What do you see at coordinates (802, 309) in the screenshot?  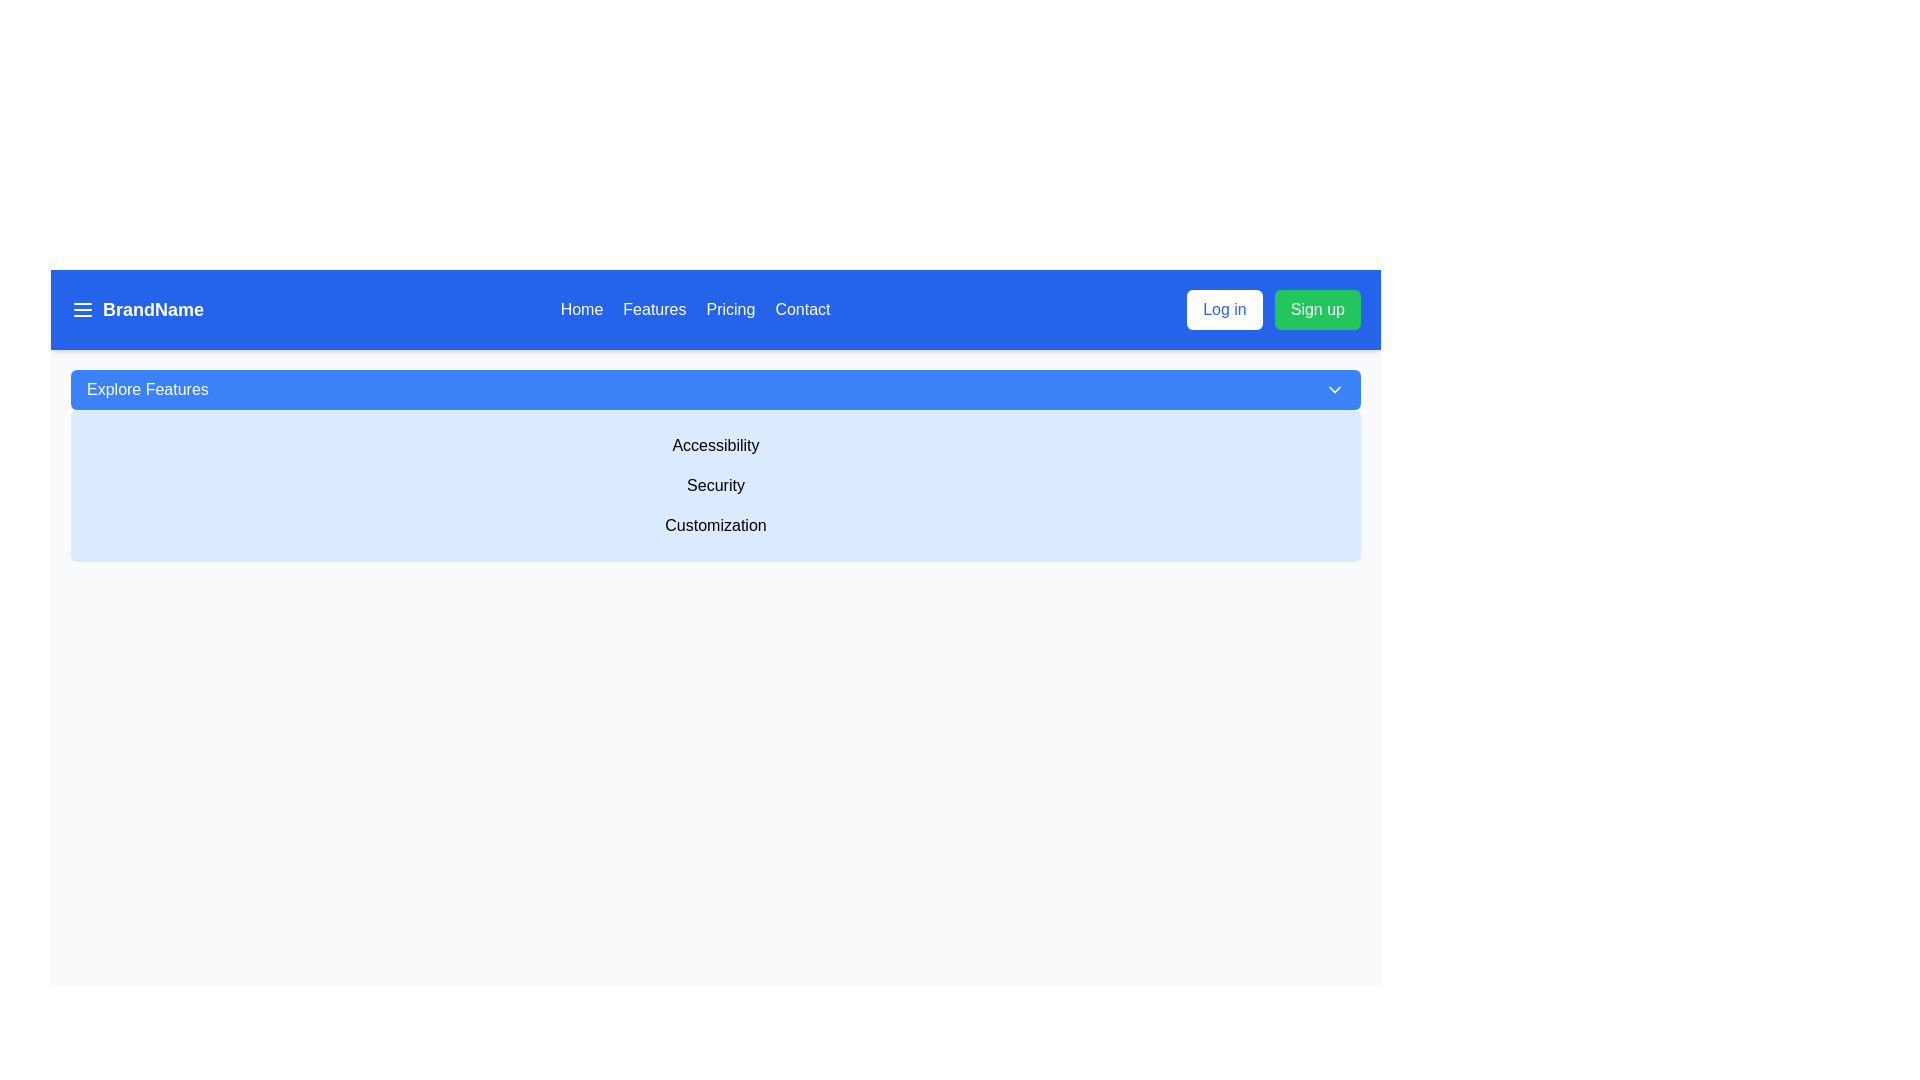 I see `the 'Contact' text link in the upper blue navigation bar` at bounding box center [802, 309].